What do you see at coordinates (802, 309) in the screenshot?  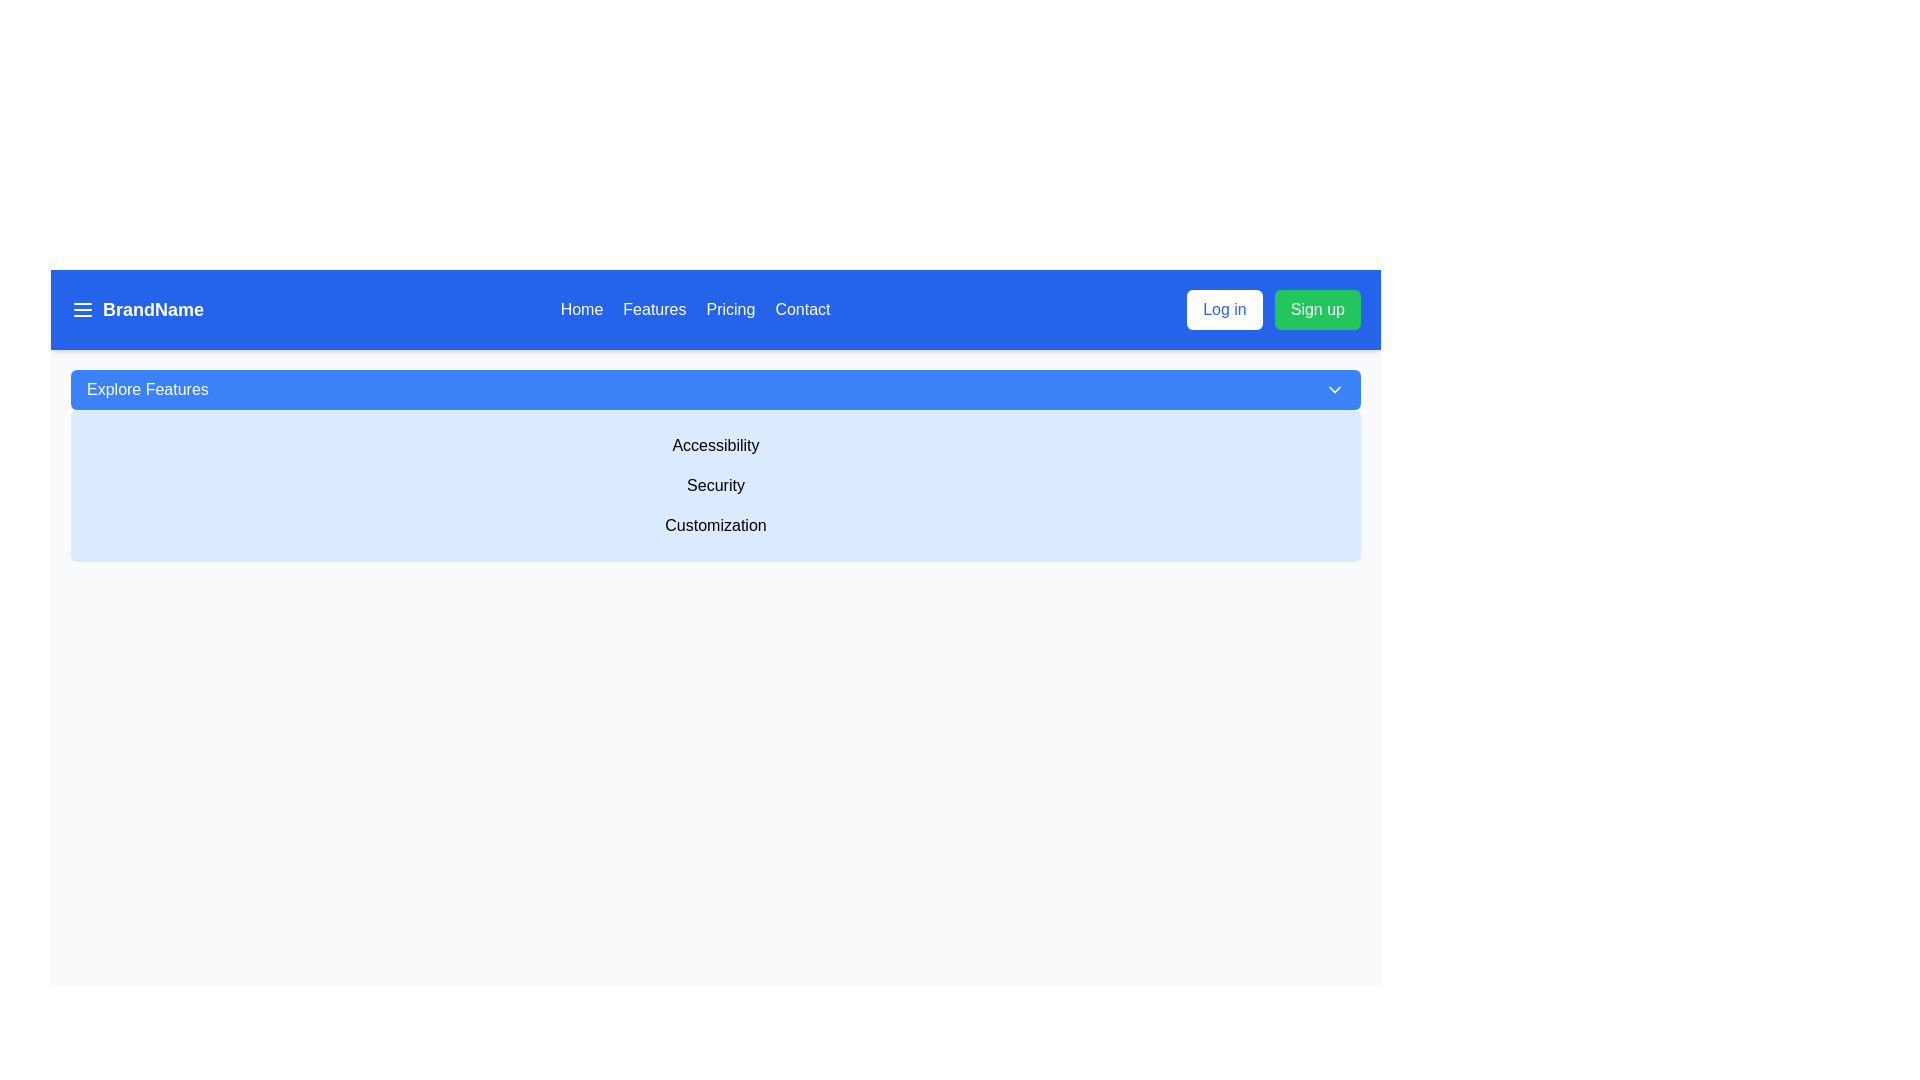 I see `the 'Contact' text link in the upper blue navigation bar` at bounding box center [802, 309].